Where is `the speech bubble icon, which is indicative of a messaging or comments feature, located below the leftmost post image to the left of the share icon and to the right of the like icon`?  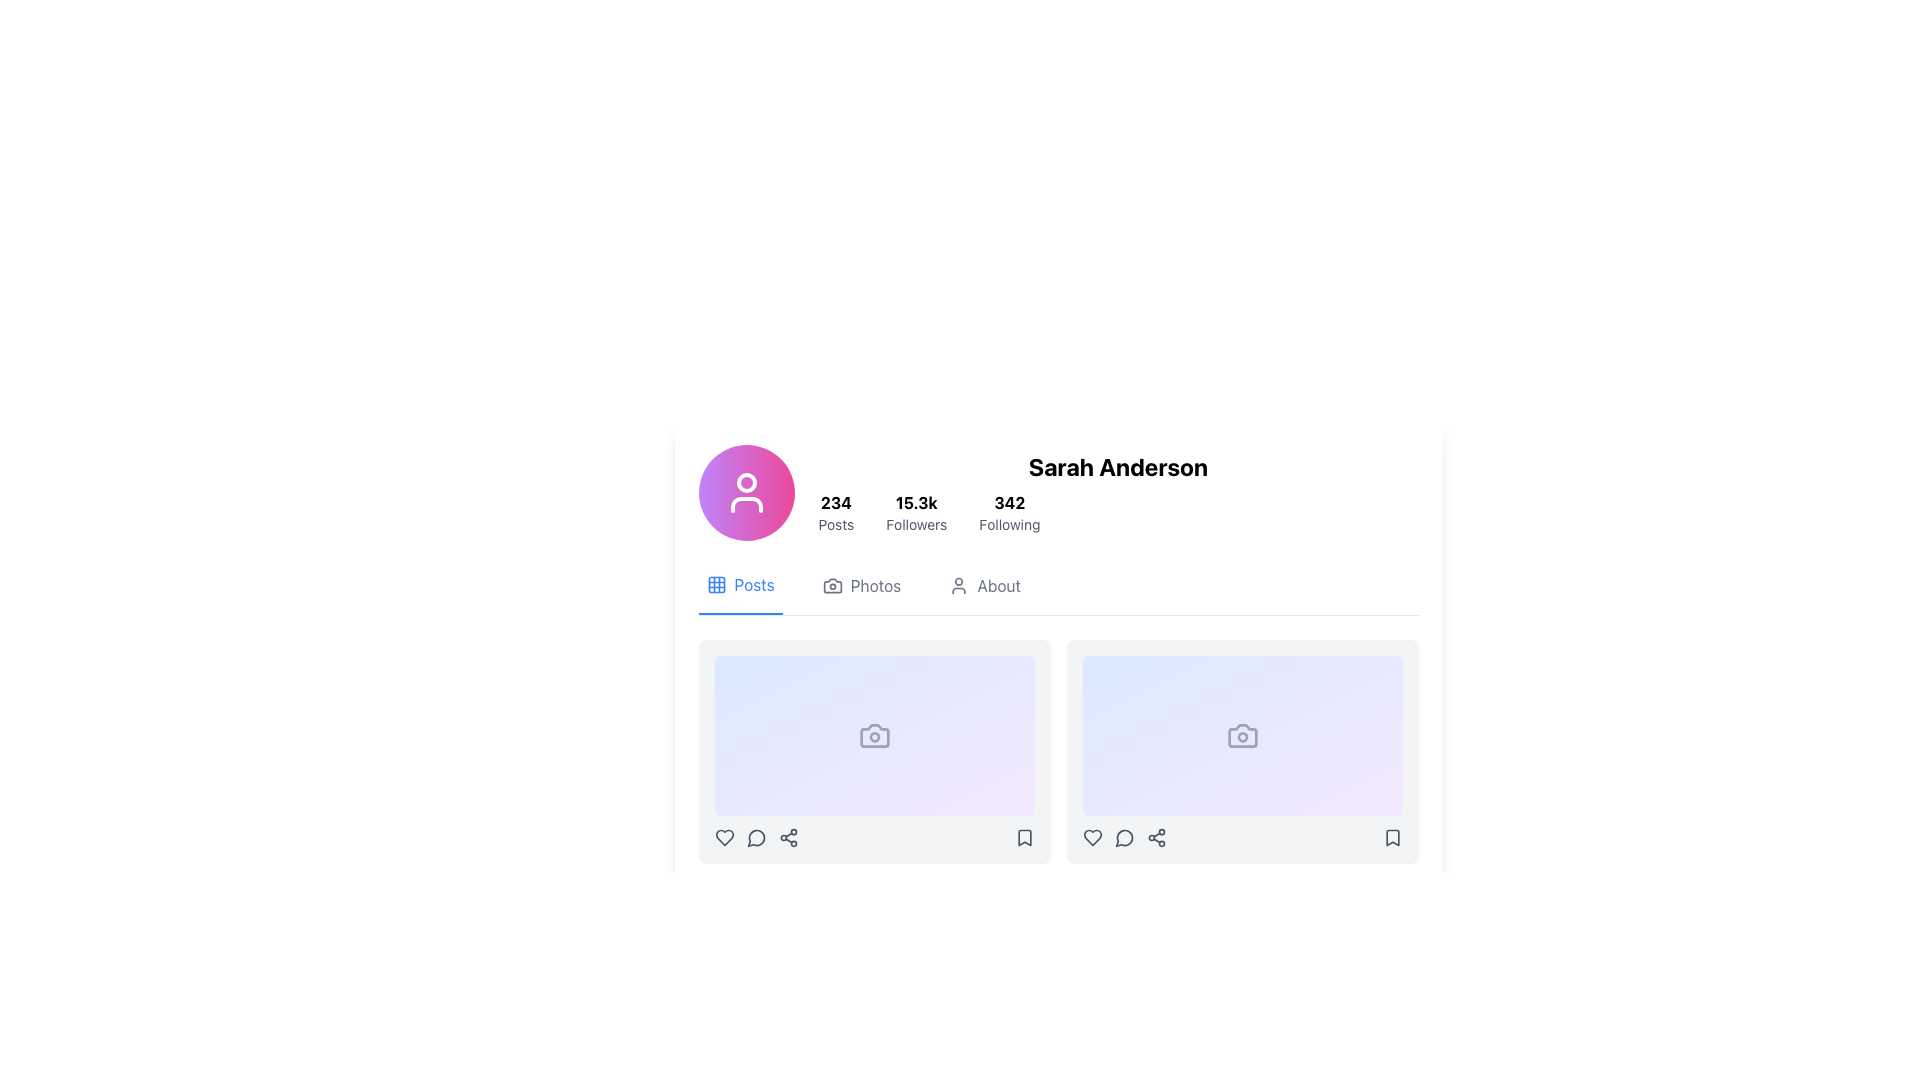 the speech bubble icon, which is indicative of a messaging or comments feature, located below the leftmost post image to the left of the share icon and to the right of the like icon is located at coordinates (754, 837).